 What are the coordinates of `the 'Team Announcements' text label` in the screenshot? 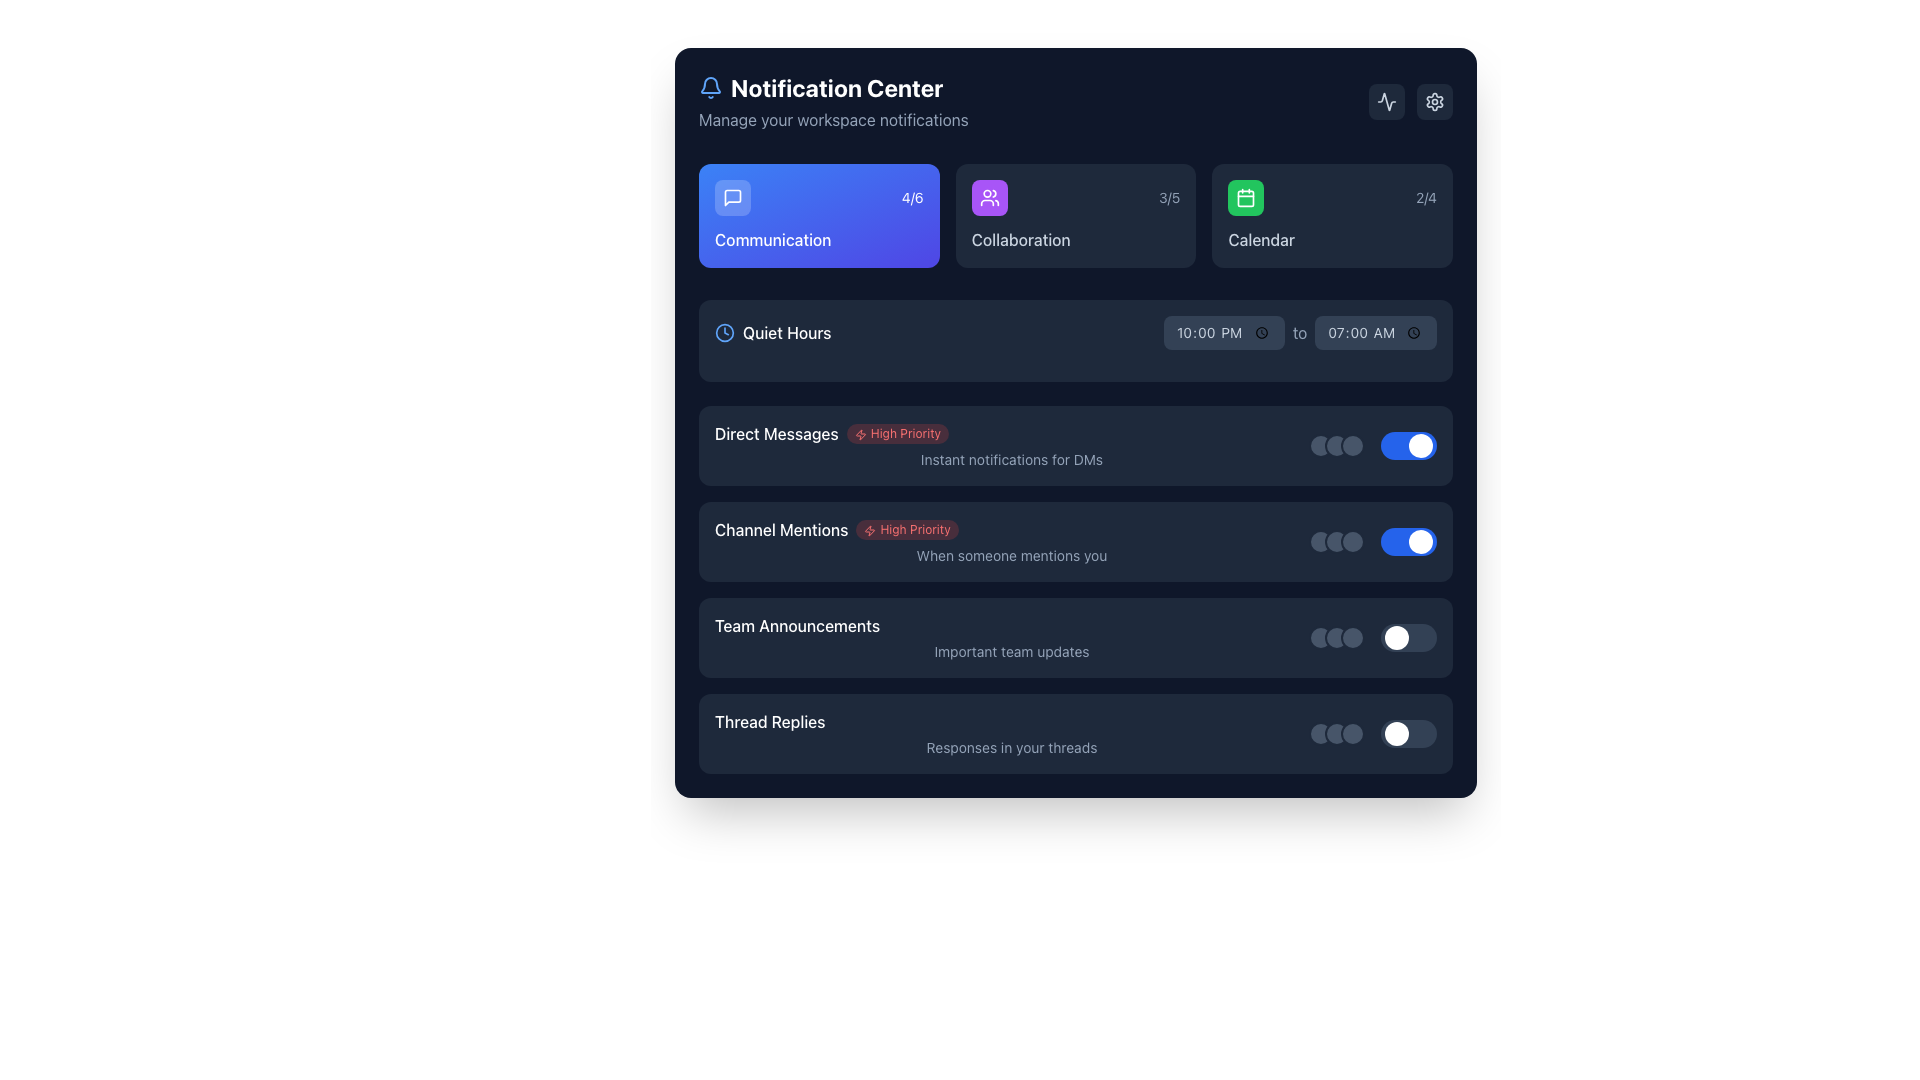 It's located at (796, 624).